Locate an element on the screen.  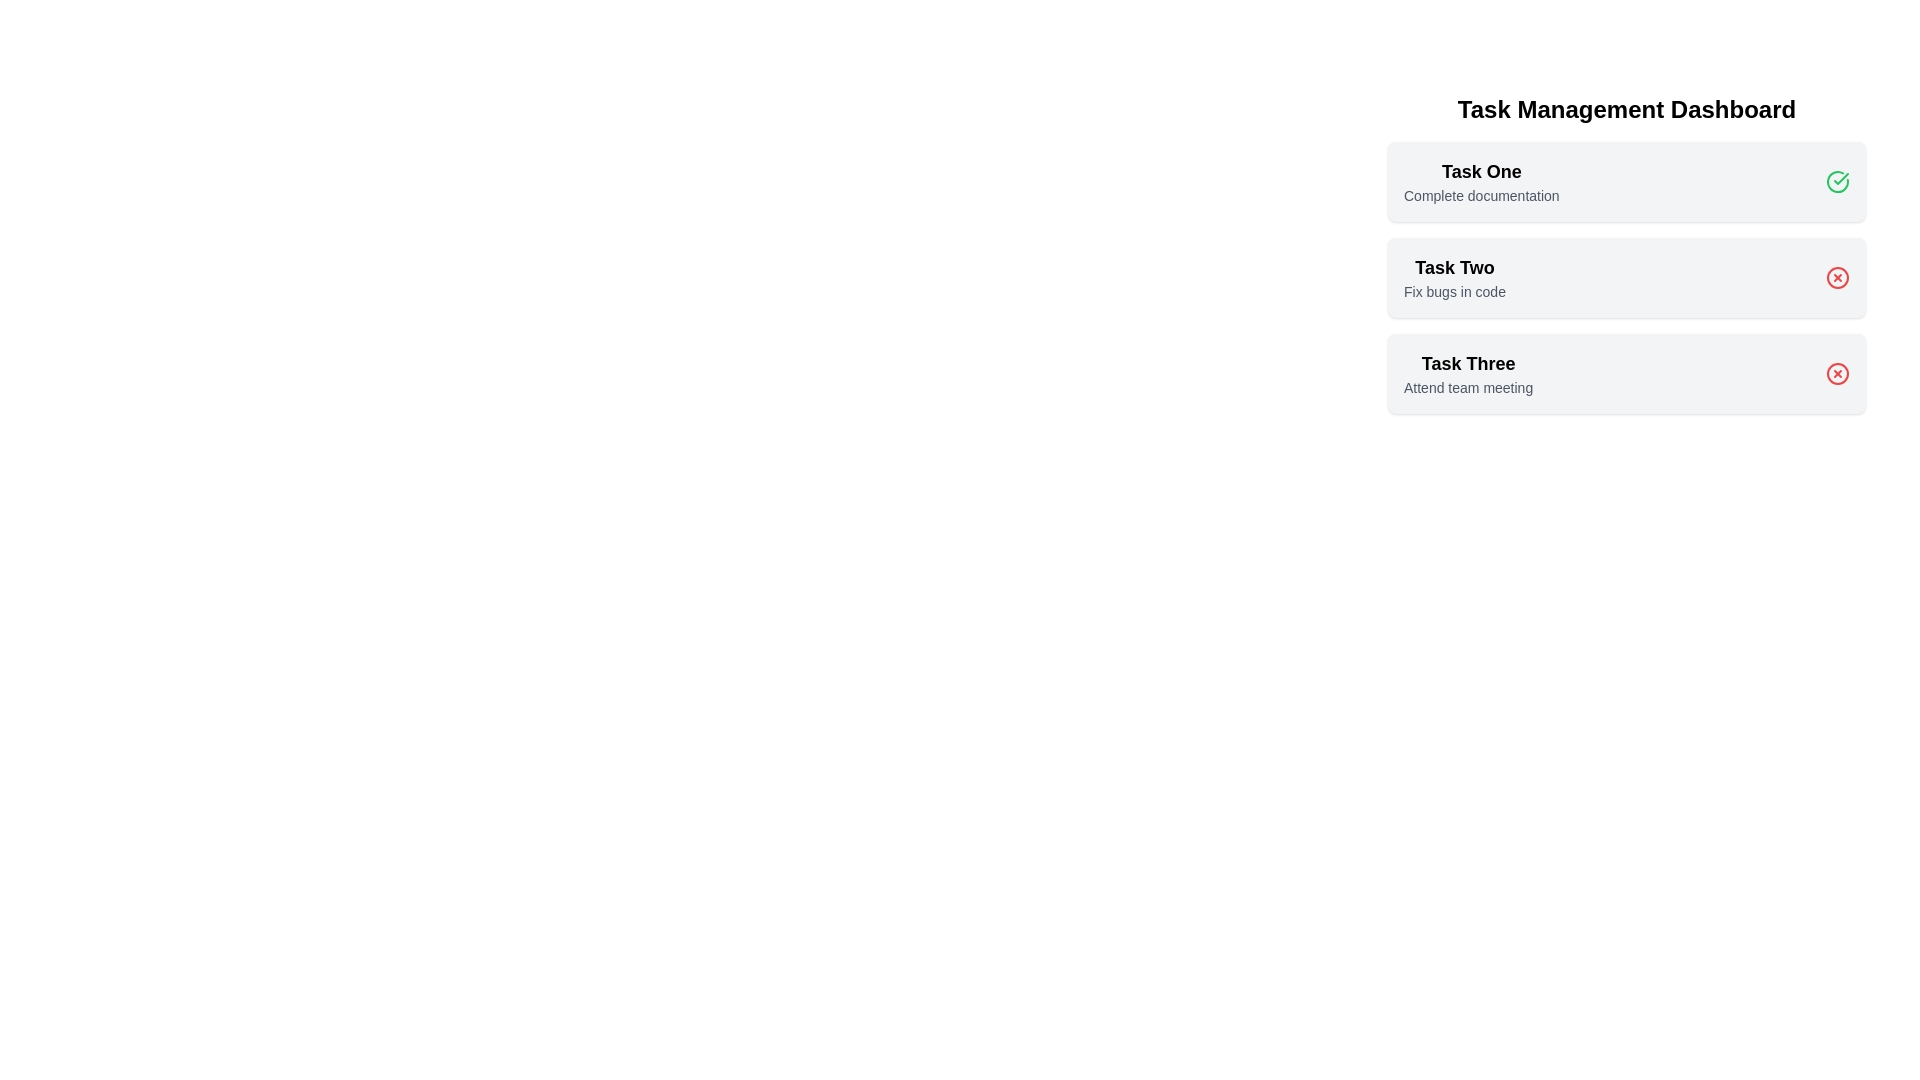
the task title Task One to highlight it is located at coordinates (1481, 171).